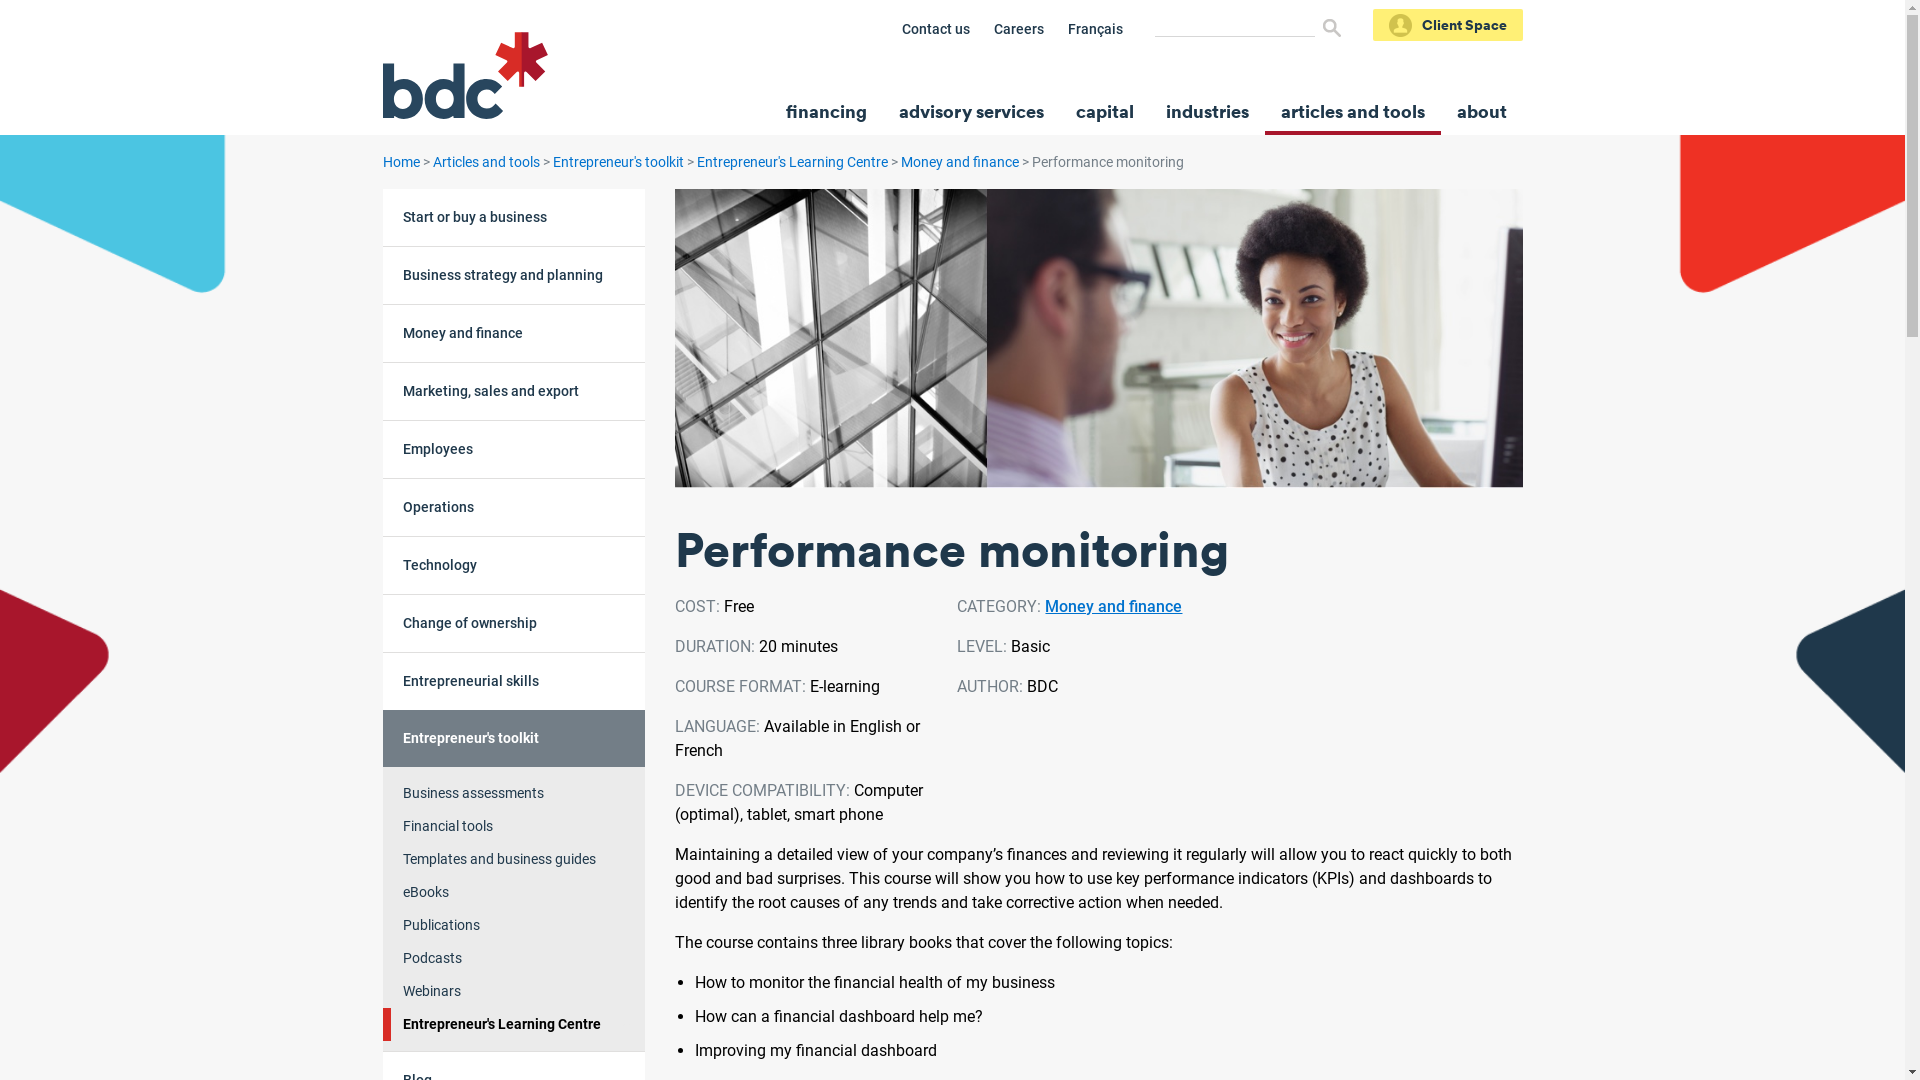 The height and width of the screenshot is (1080, 1920). What do you see at coordinates (696, 161) in the screenshot?
I see `'Entrepreneur's Learning Centre'` at bounding box center [696, 161].